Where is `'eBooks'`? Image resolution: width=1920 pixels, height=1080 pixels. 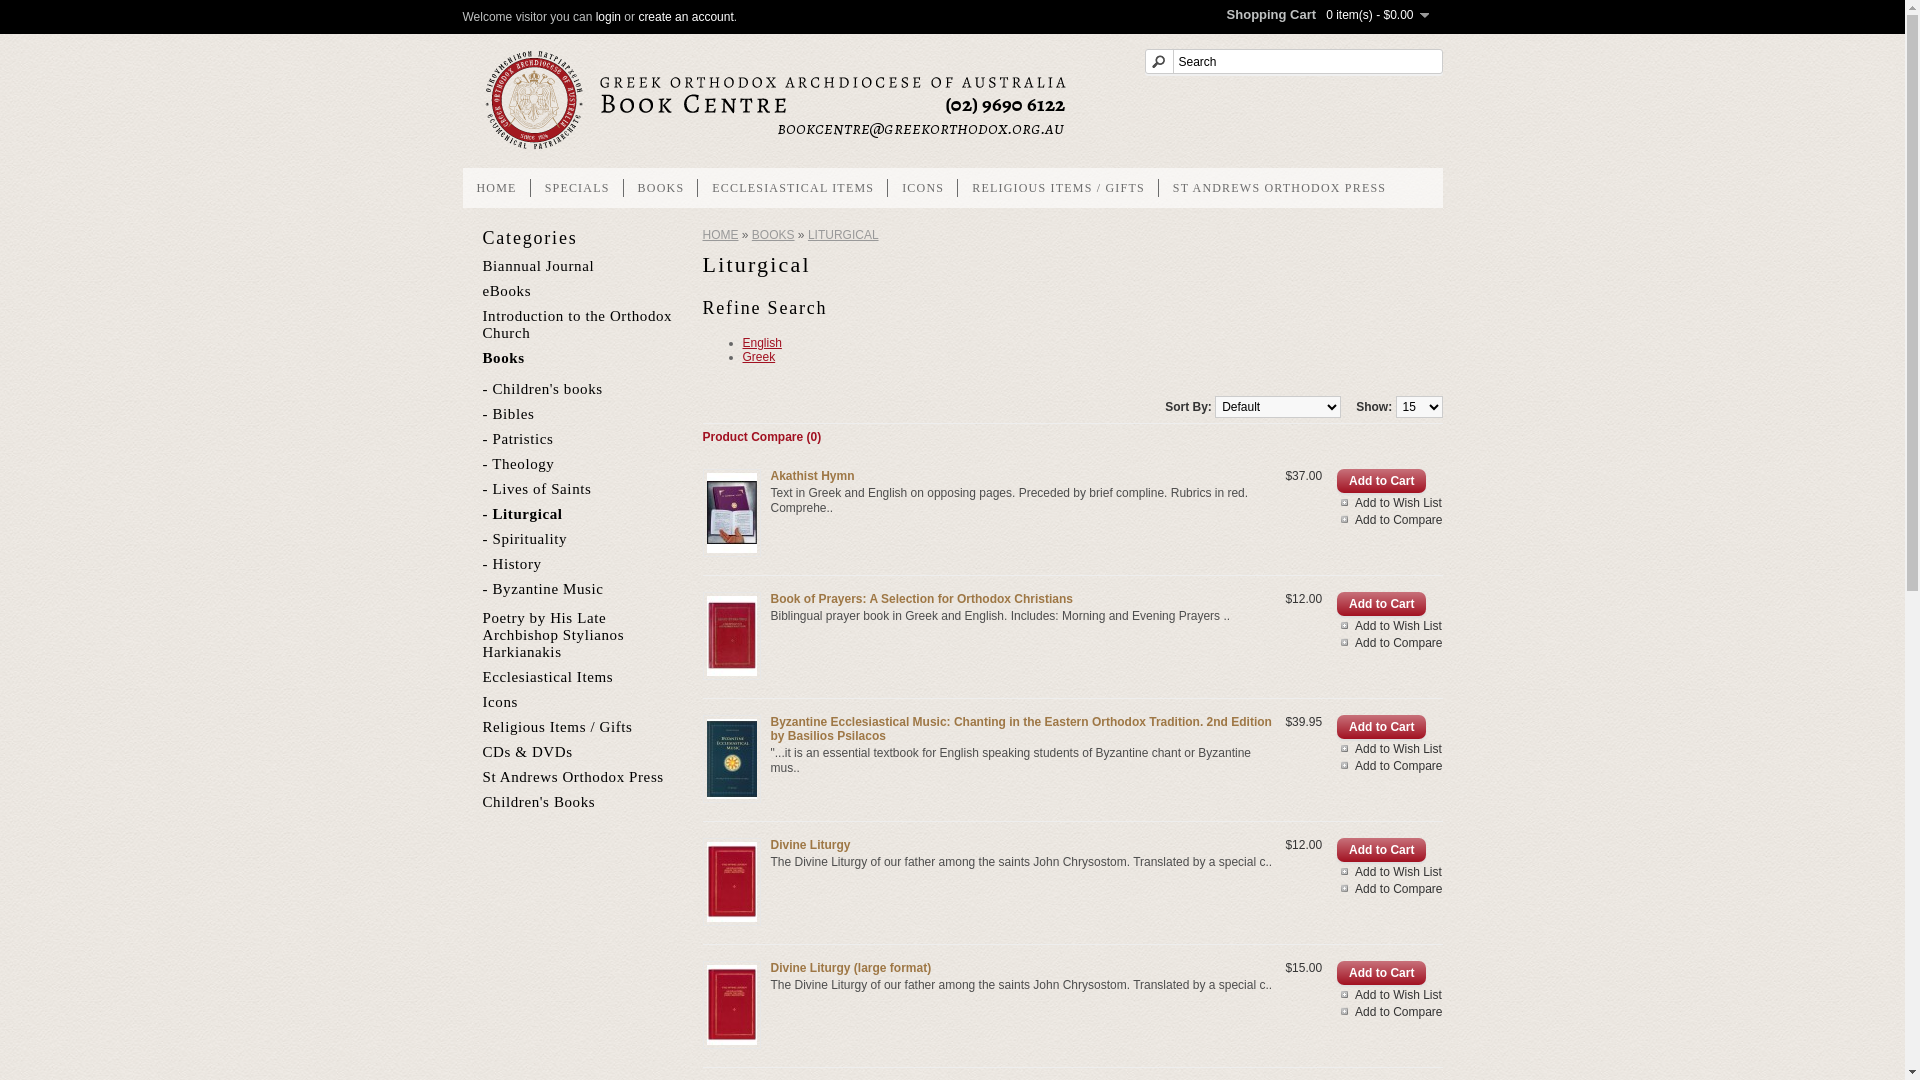 'eBooks' is located at coordinates (506, 290).